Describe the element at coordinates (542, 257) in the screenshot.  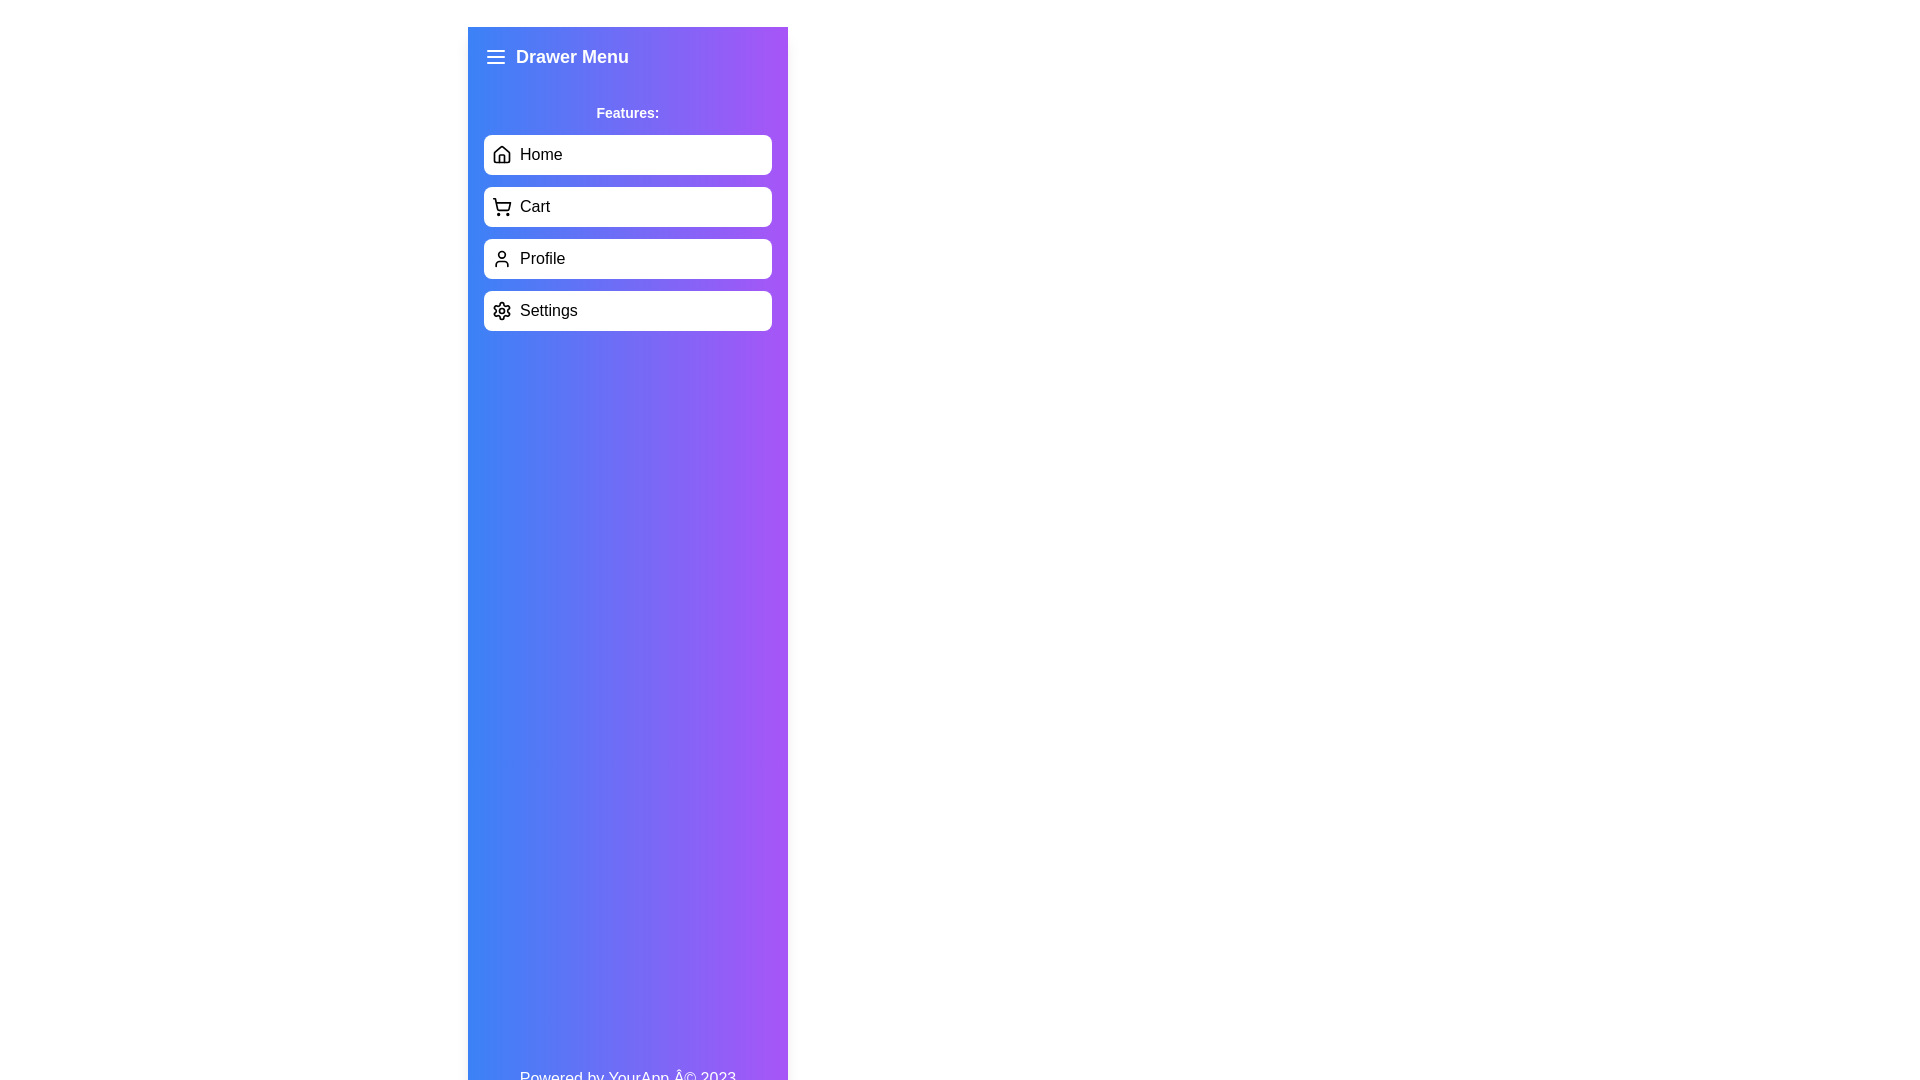
I see `the 'Profile' text label` at that location.